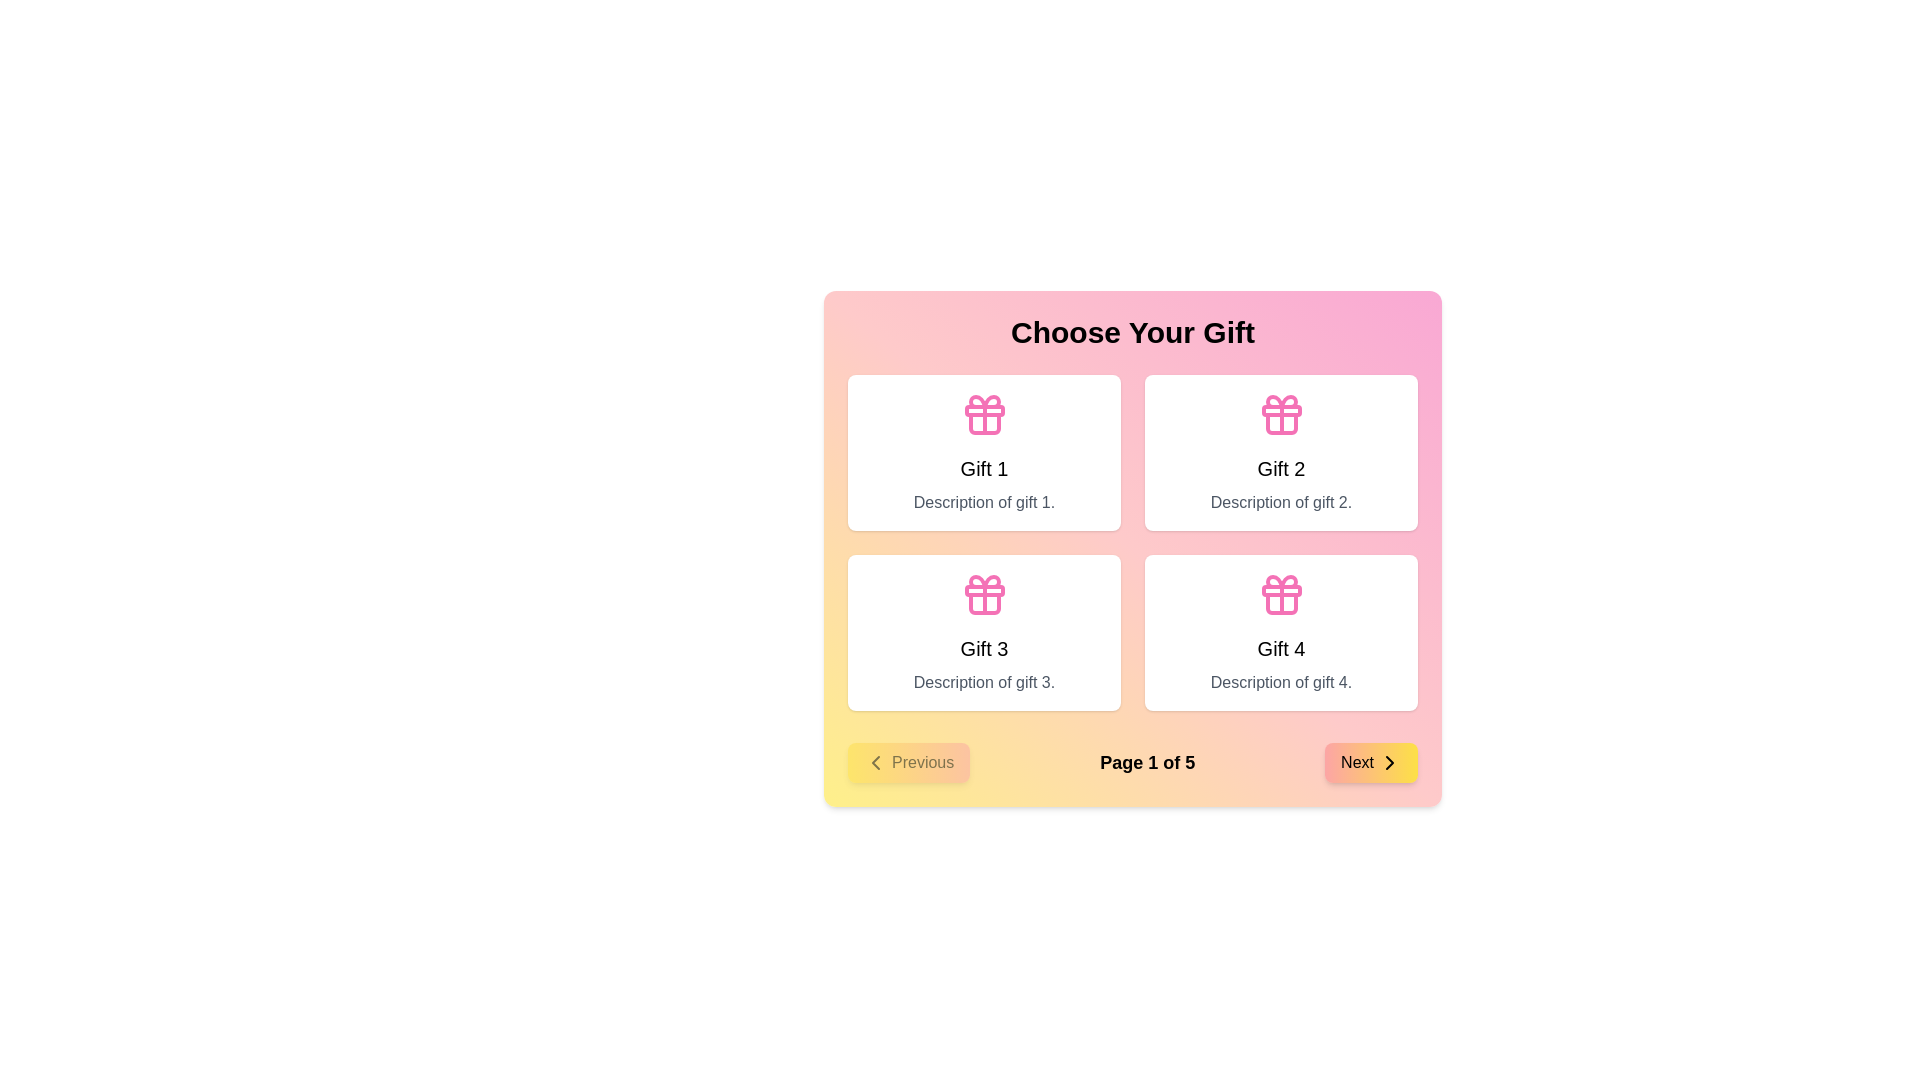 The image size is (1920, 1080). Describe the element at coordinates (1281, 589) in the screenshot. I see `the horizontal rectangular bar located at the top section of the pink outlined gift box icon with rounded corners` at that location.